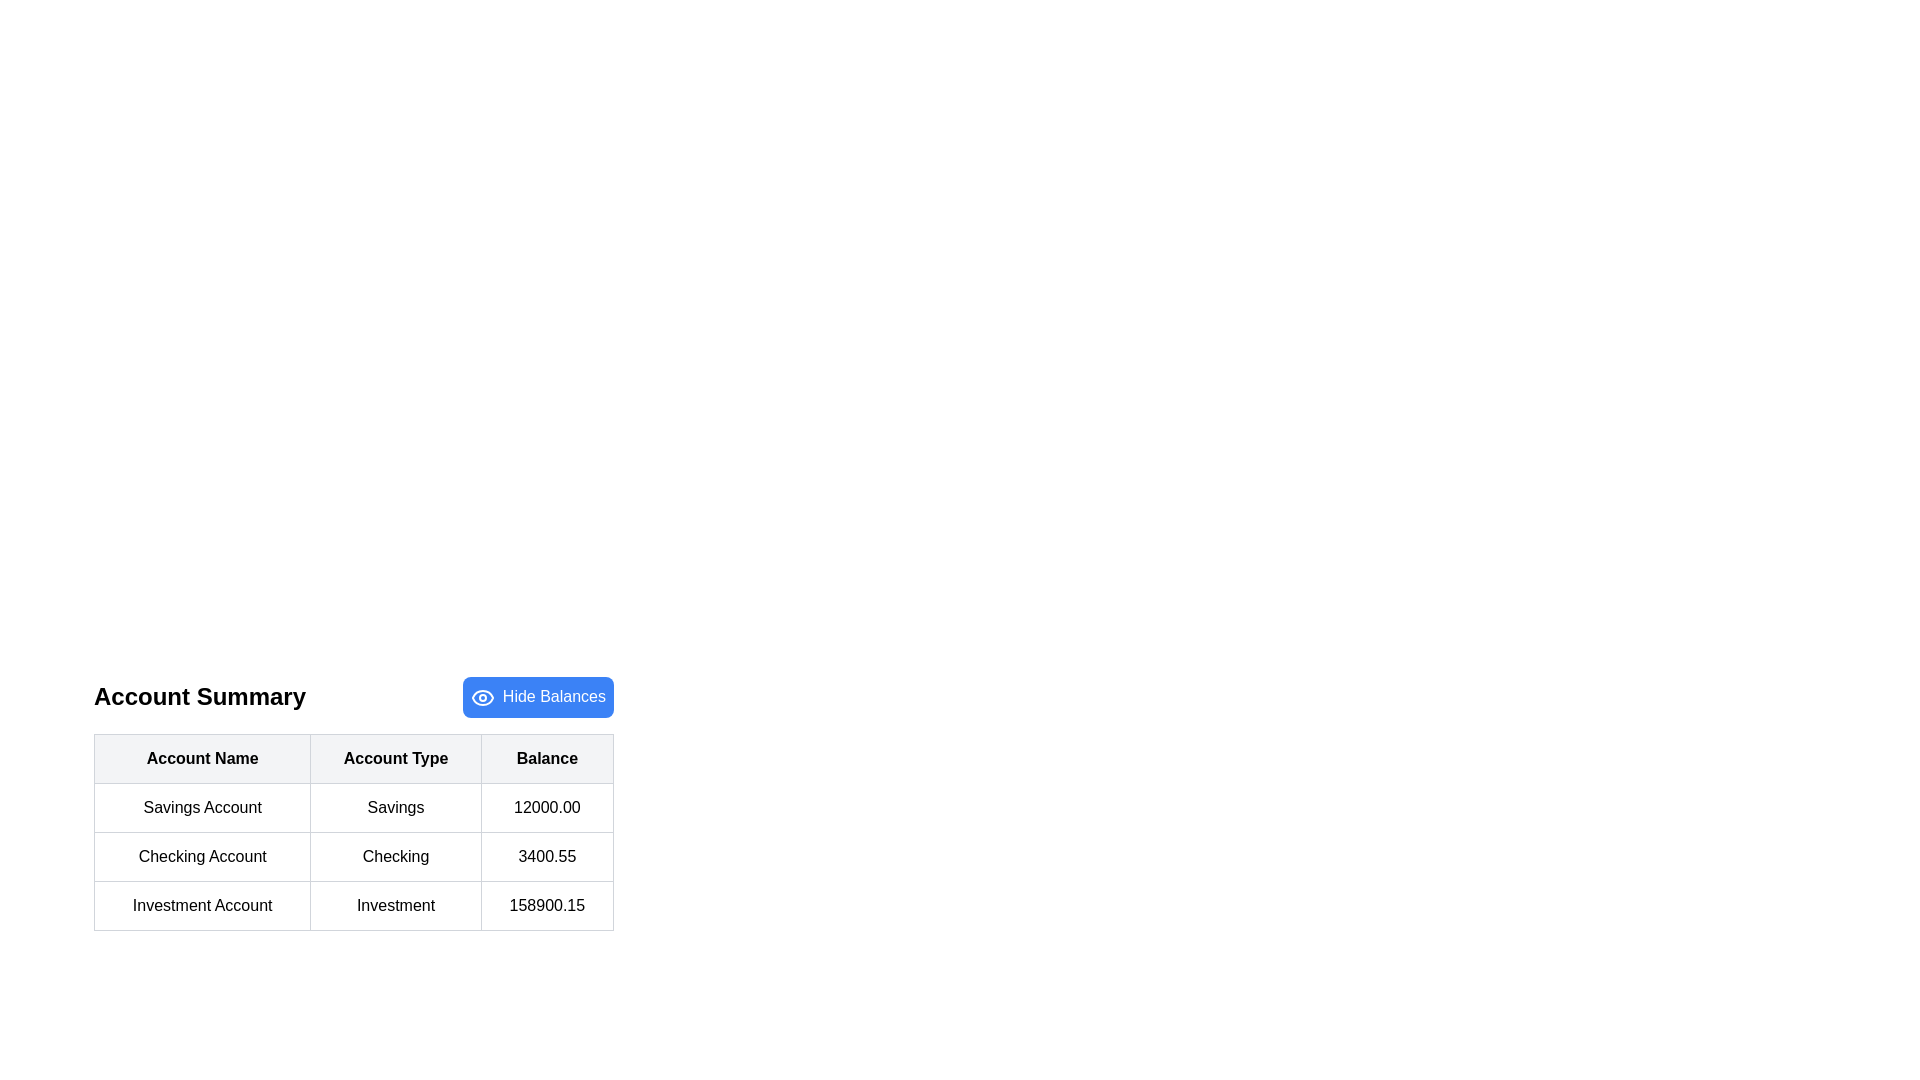  I want to click on the Text label that serves as the column header for the account balance values in the rightmost position of the three-column header row, so click(547, 758).